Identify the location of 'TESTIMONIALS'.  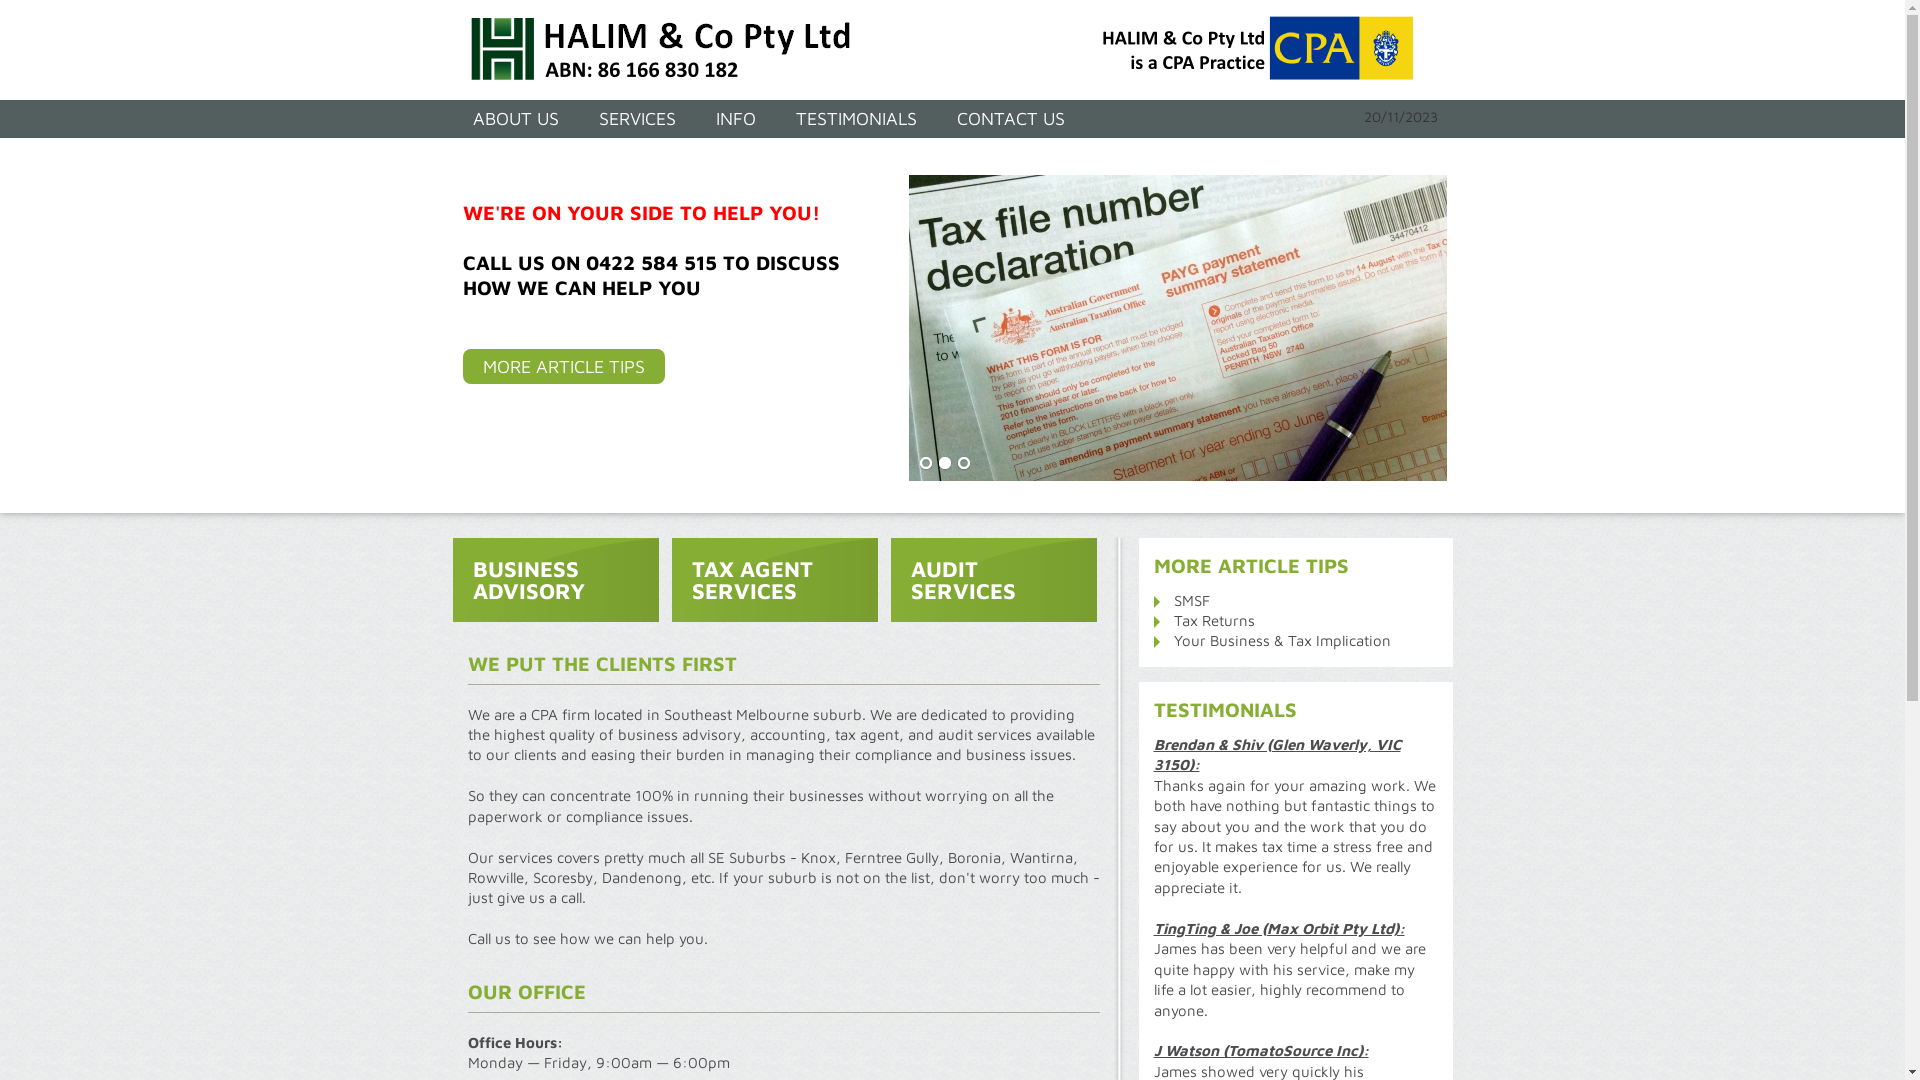
(856, 119).